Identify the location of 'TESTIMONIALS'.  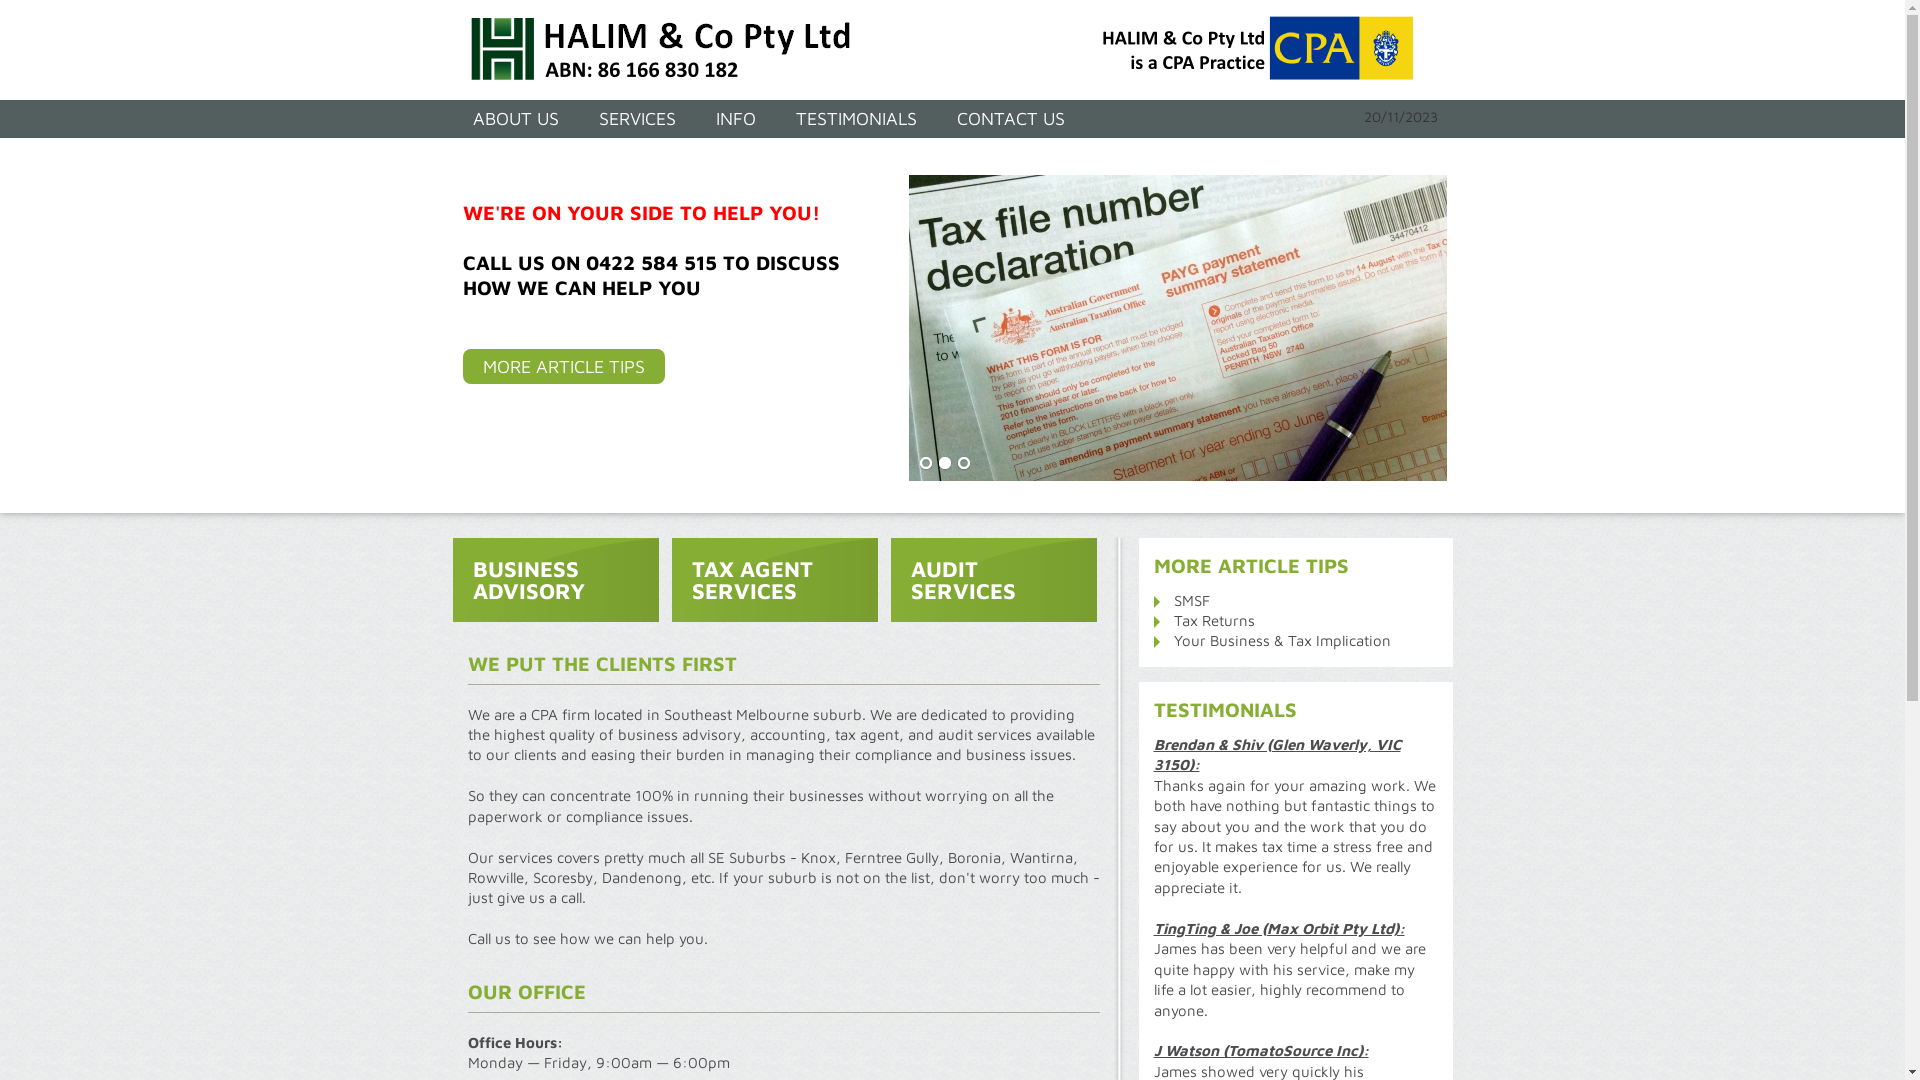
(856, 119).